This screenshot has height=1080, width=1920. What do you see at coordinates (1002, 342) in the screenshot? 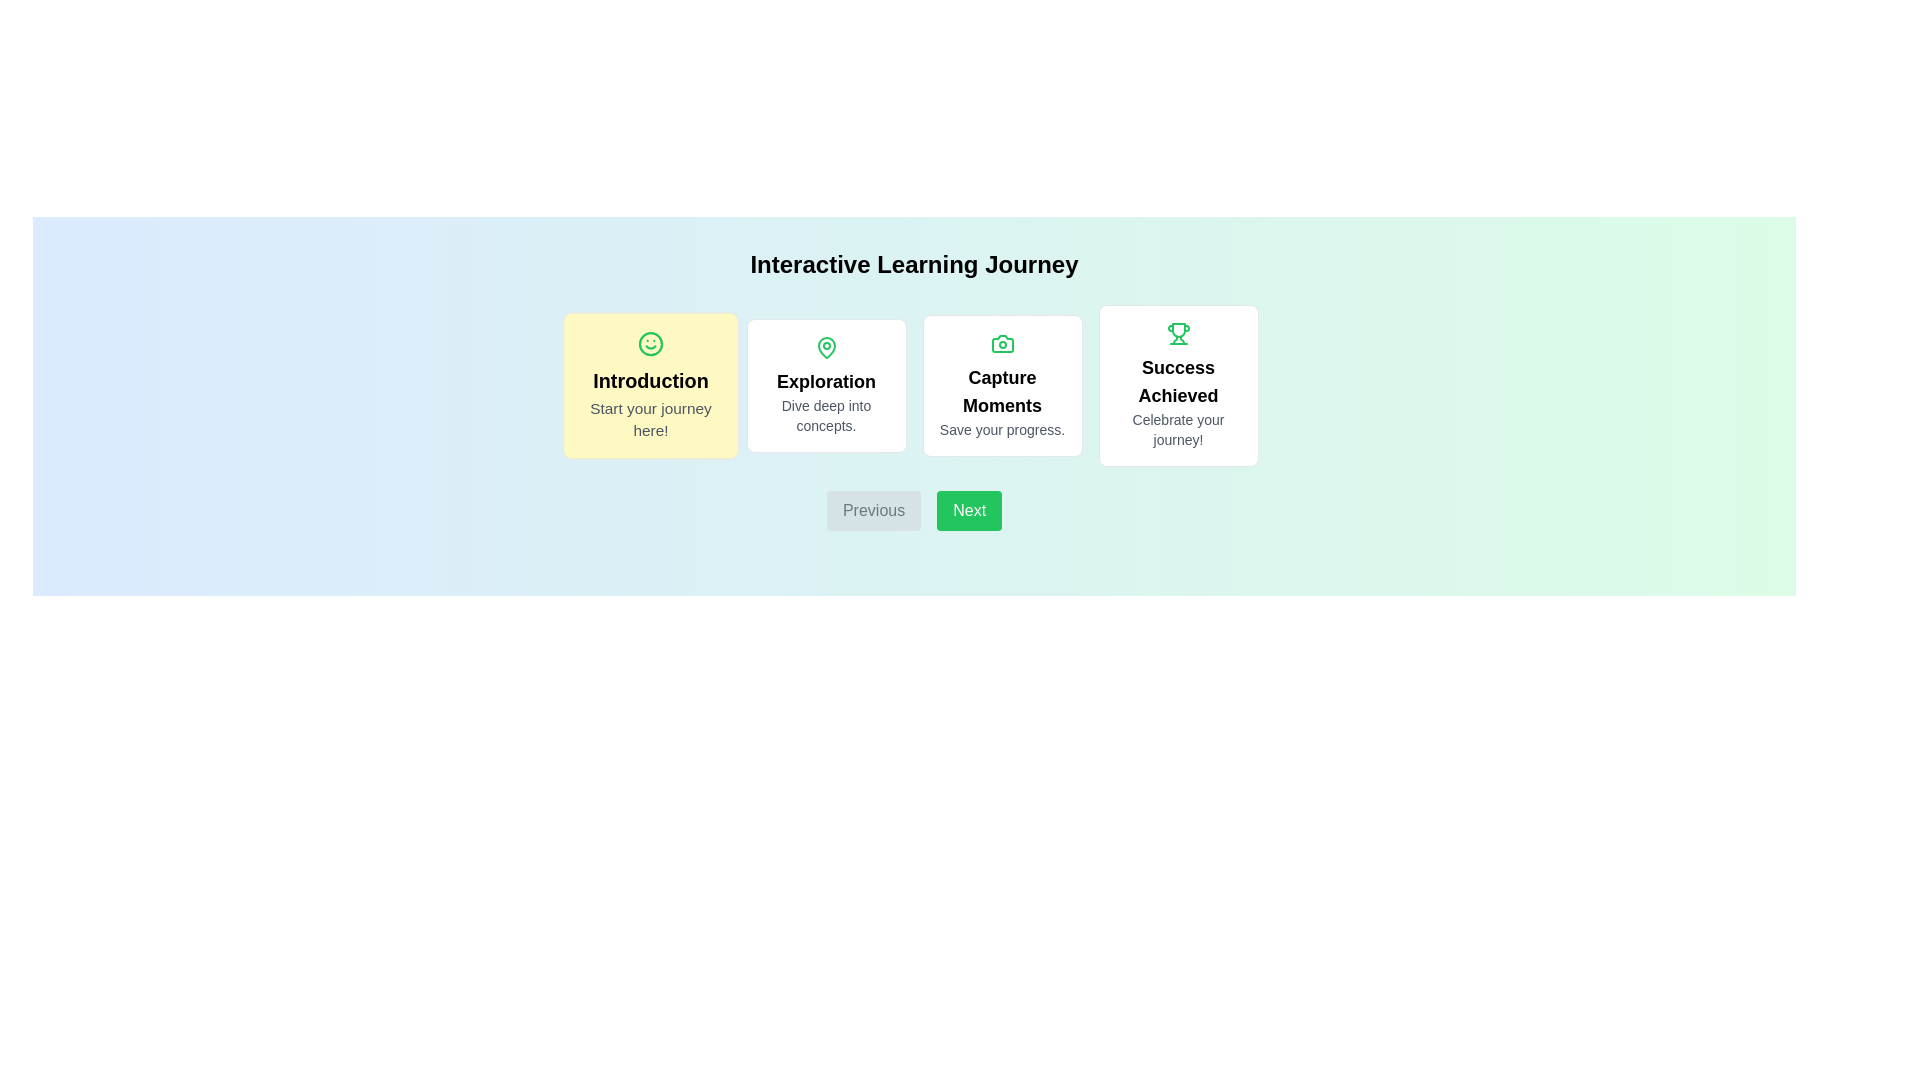
I see `the icon of the step card corresponding to Capture Moments` at bounding box center [1002, 342].